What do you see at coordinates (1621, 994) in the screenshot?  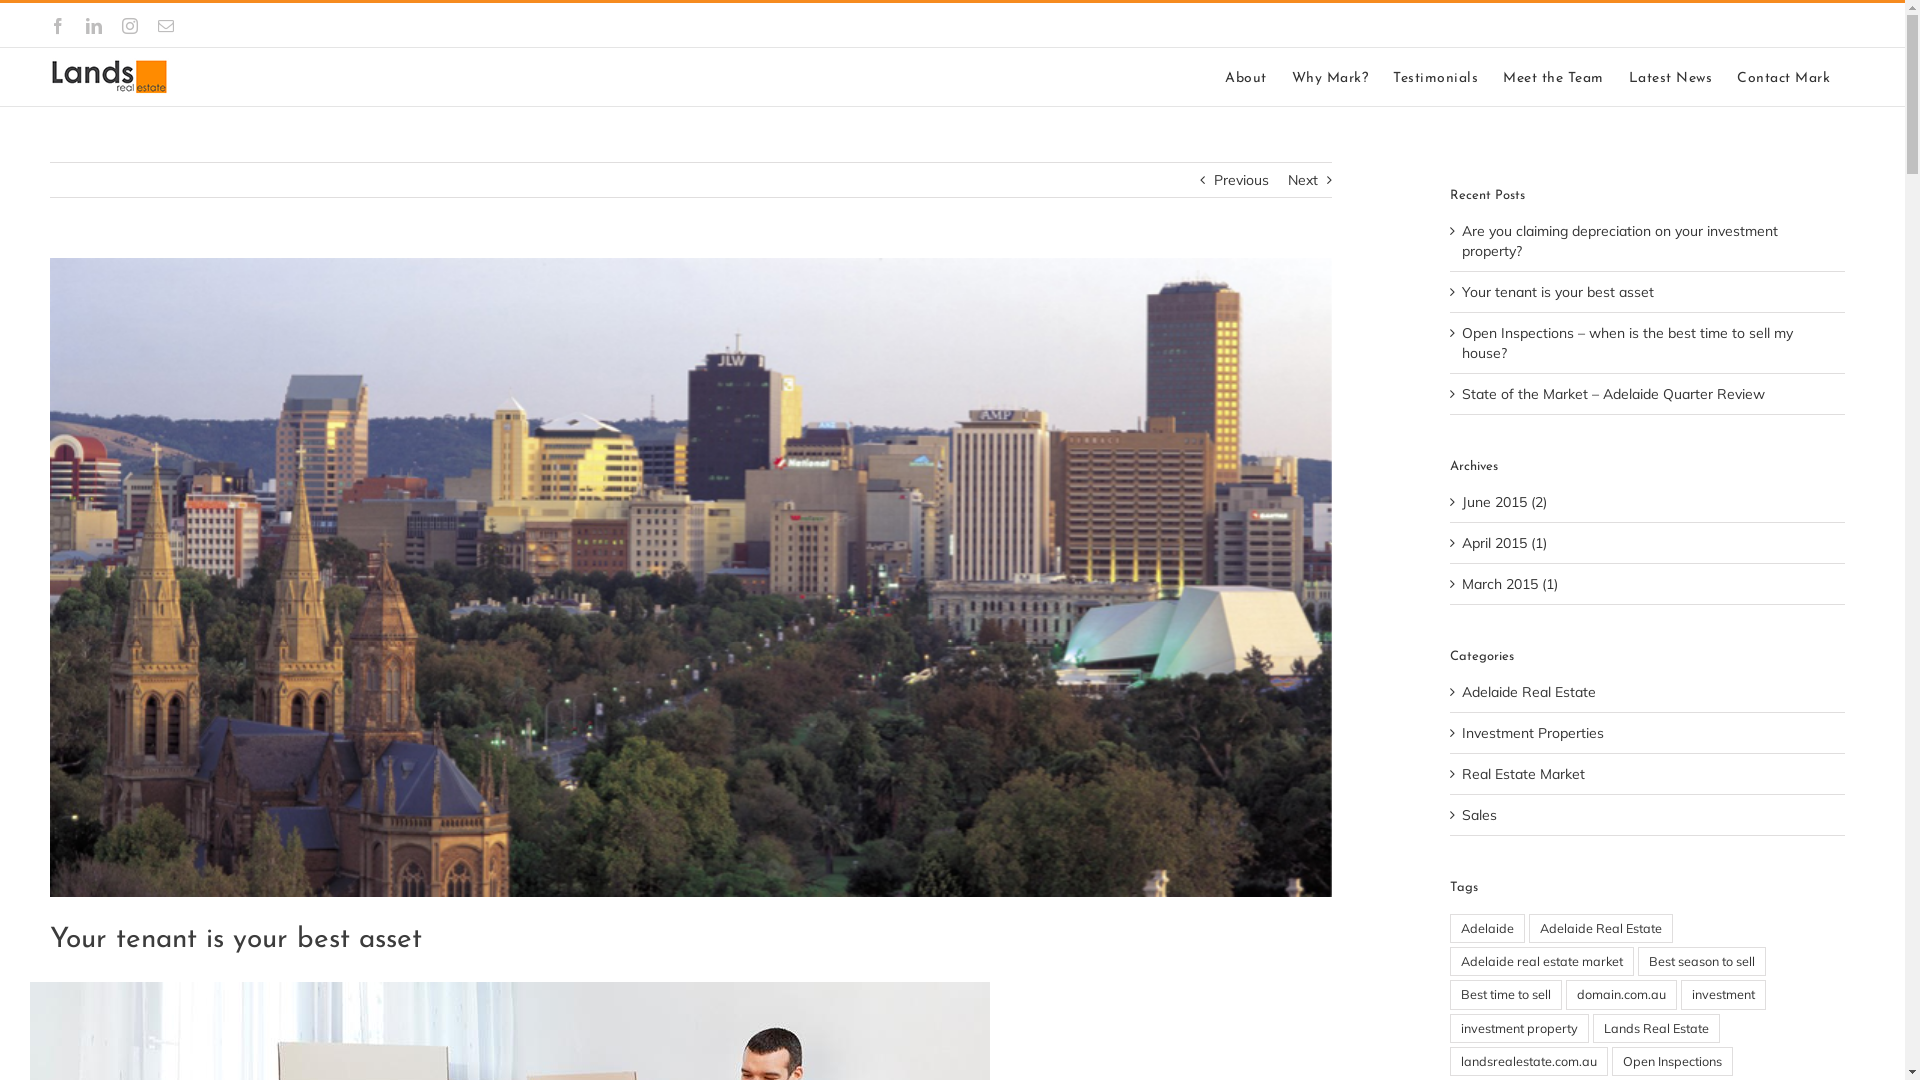 I see `'domain.com.au'` at bounding box center [1621, 994].